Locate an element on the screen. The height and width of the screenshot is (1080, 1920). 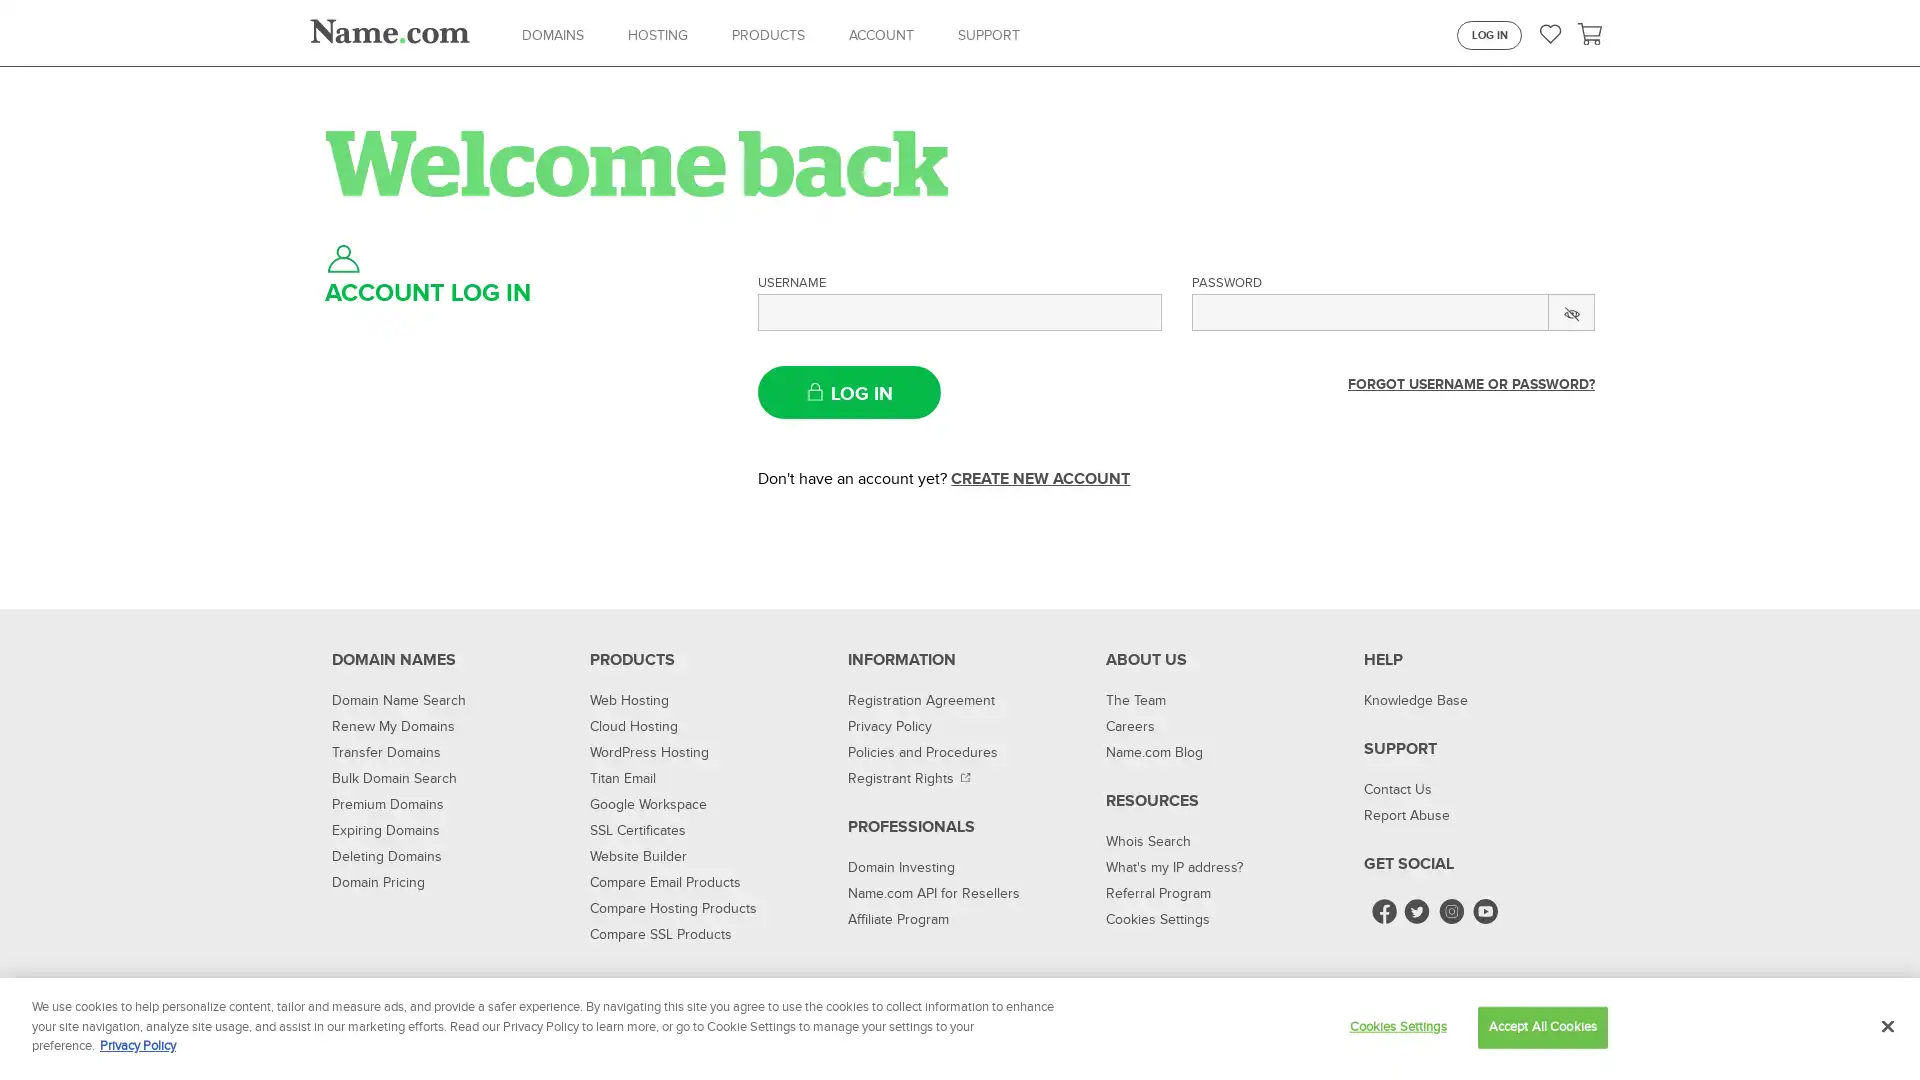
Close is located at coordinates (1886, 1026).